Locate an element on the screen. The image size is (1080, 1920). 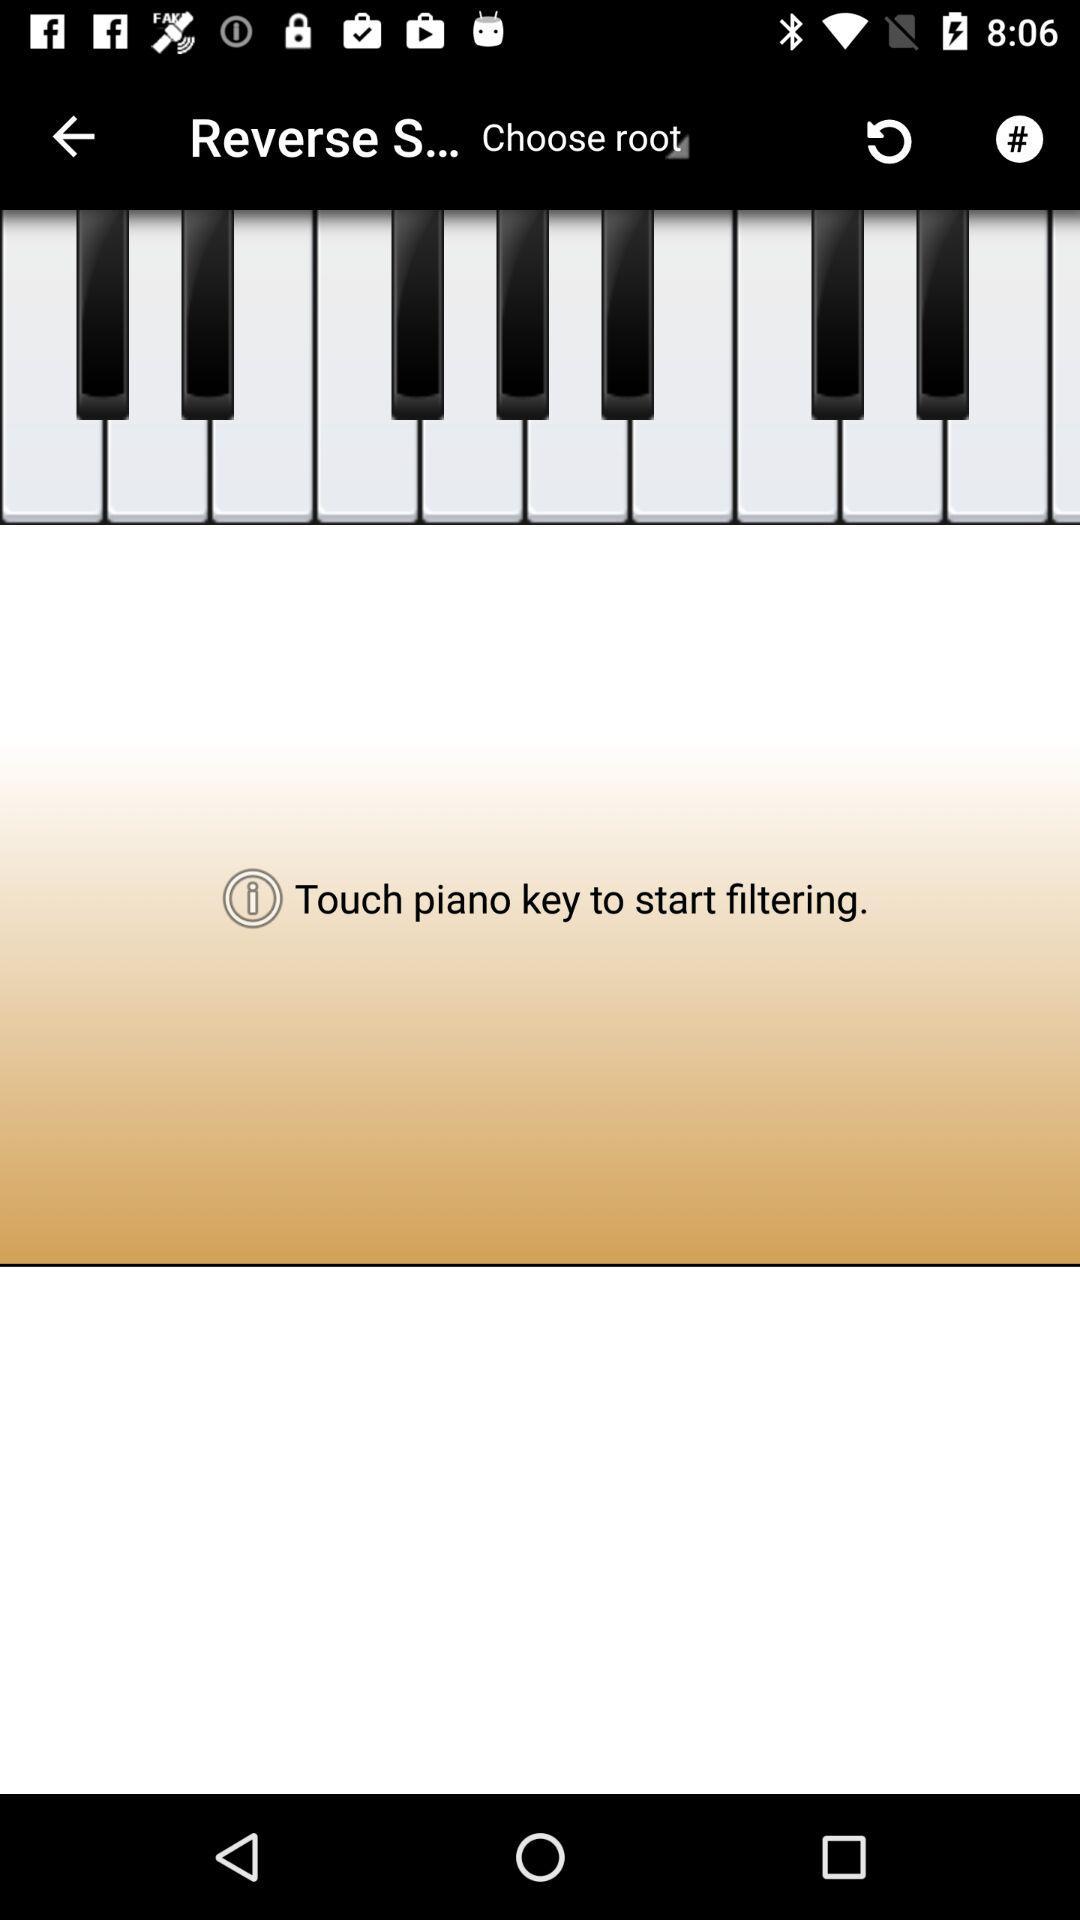
press key is located at coordinates (51, 367).